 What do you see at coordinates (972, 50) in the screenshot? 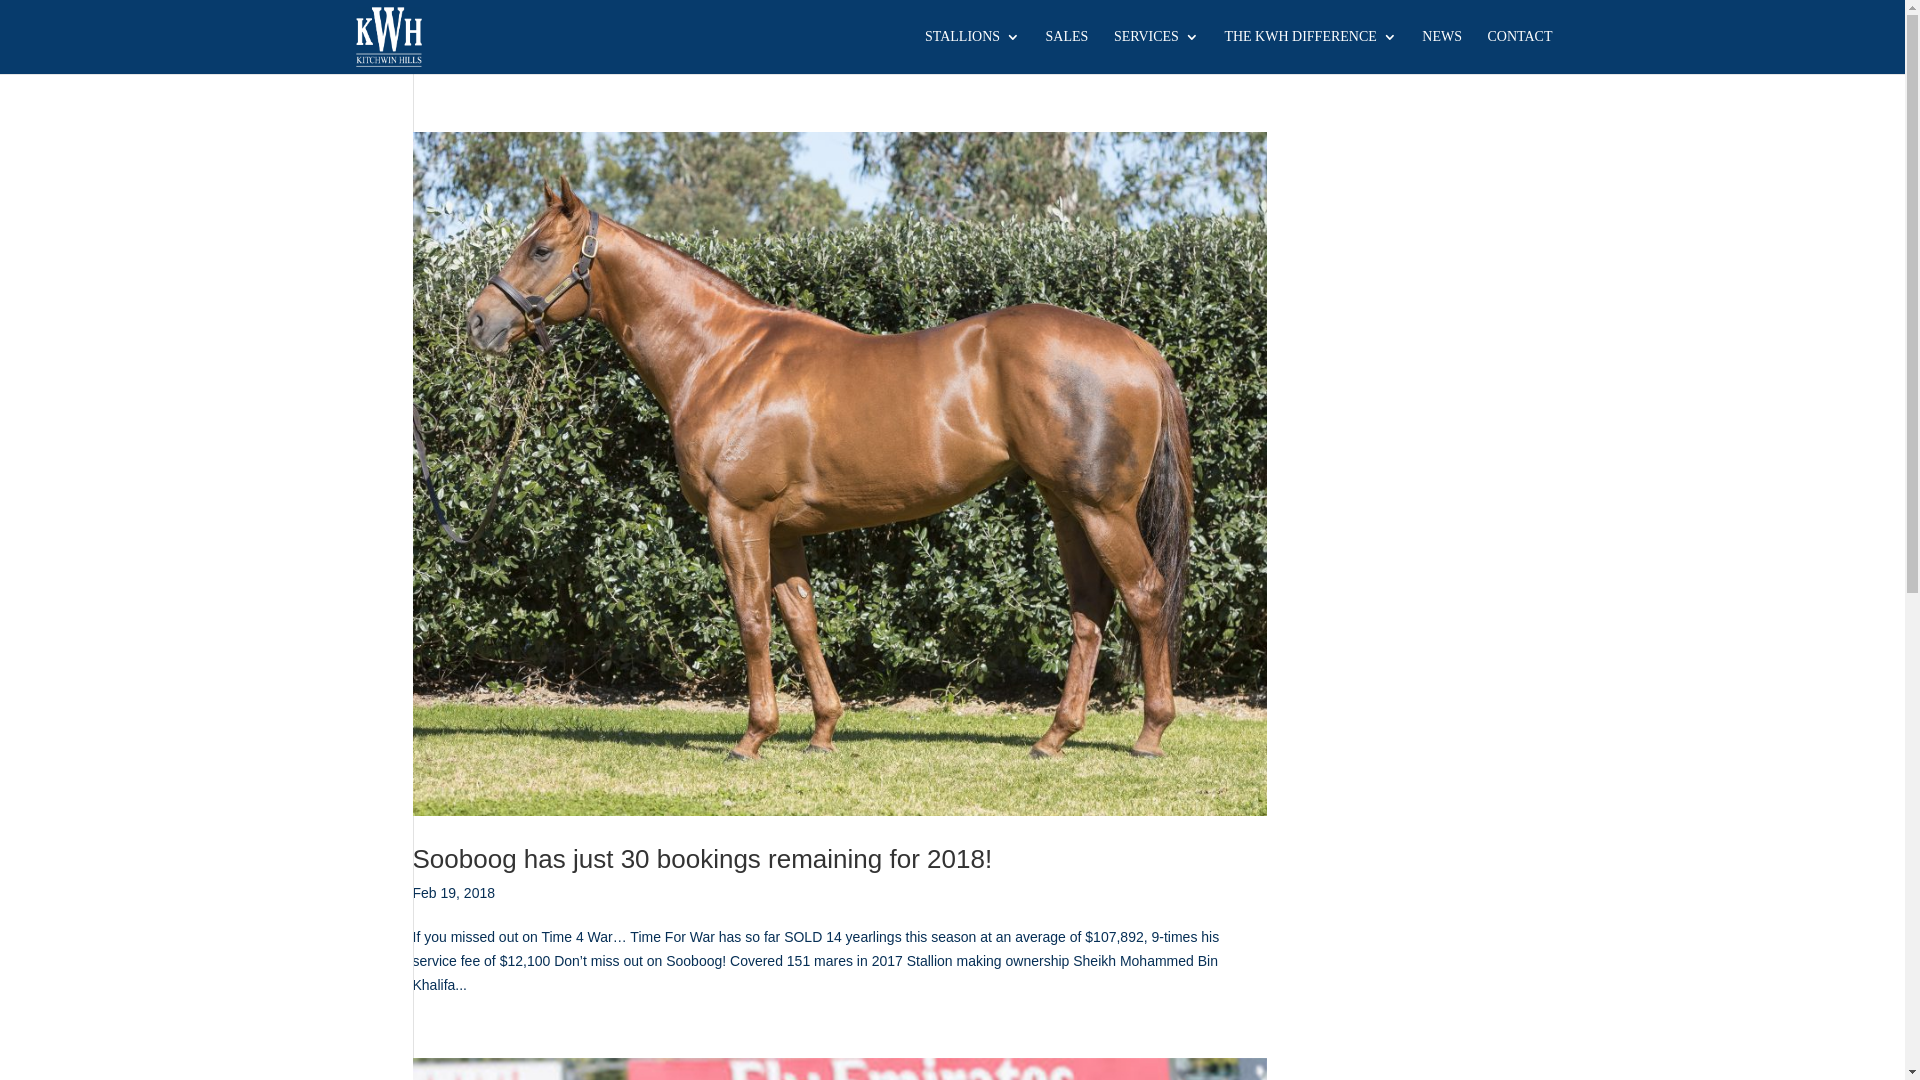
I see `'STALLIONS'` at bounding box center [972, 50].